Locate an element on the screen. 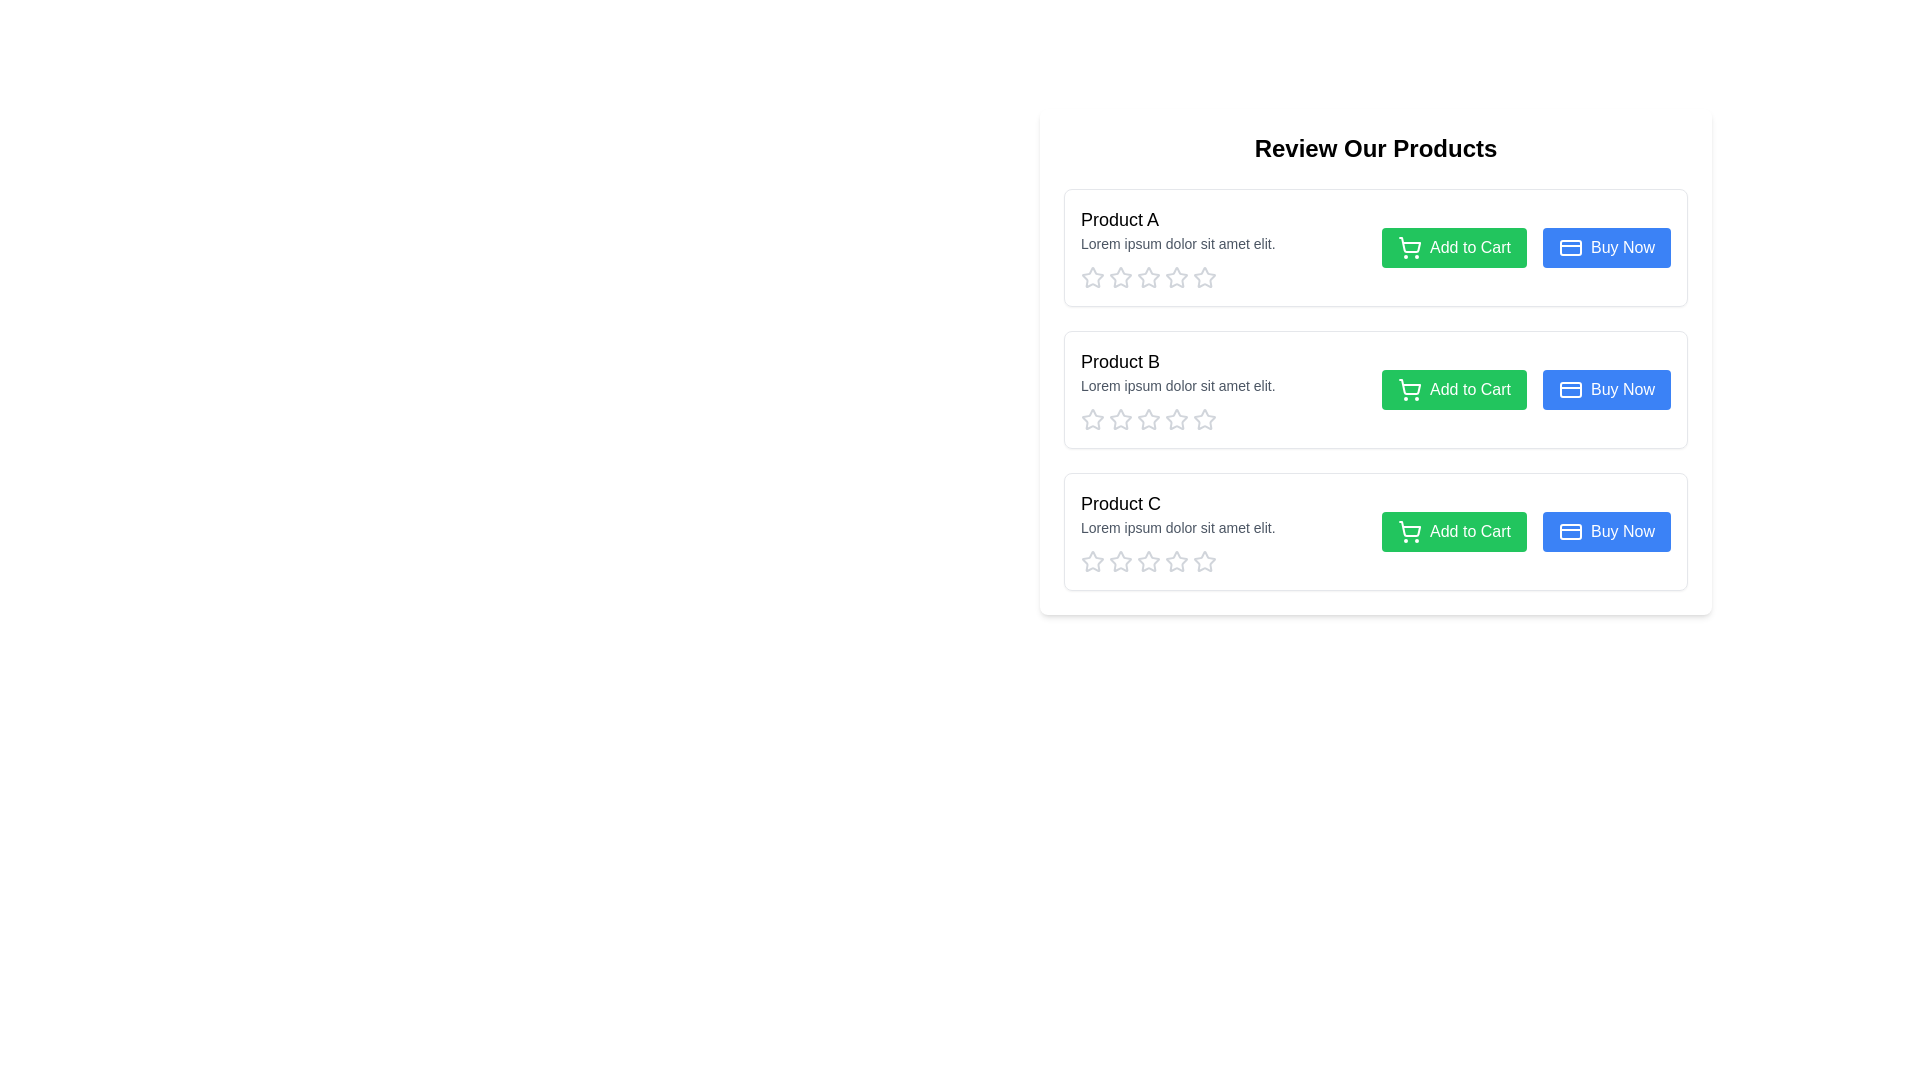 The width and height of the screenshot is (1920, 1080). the fourth star icon under 'Product A' to rate the item is located at coordinates (1203, 277).